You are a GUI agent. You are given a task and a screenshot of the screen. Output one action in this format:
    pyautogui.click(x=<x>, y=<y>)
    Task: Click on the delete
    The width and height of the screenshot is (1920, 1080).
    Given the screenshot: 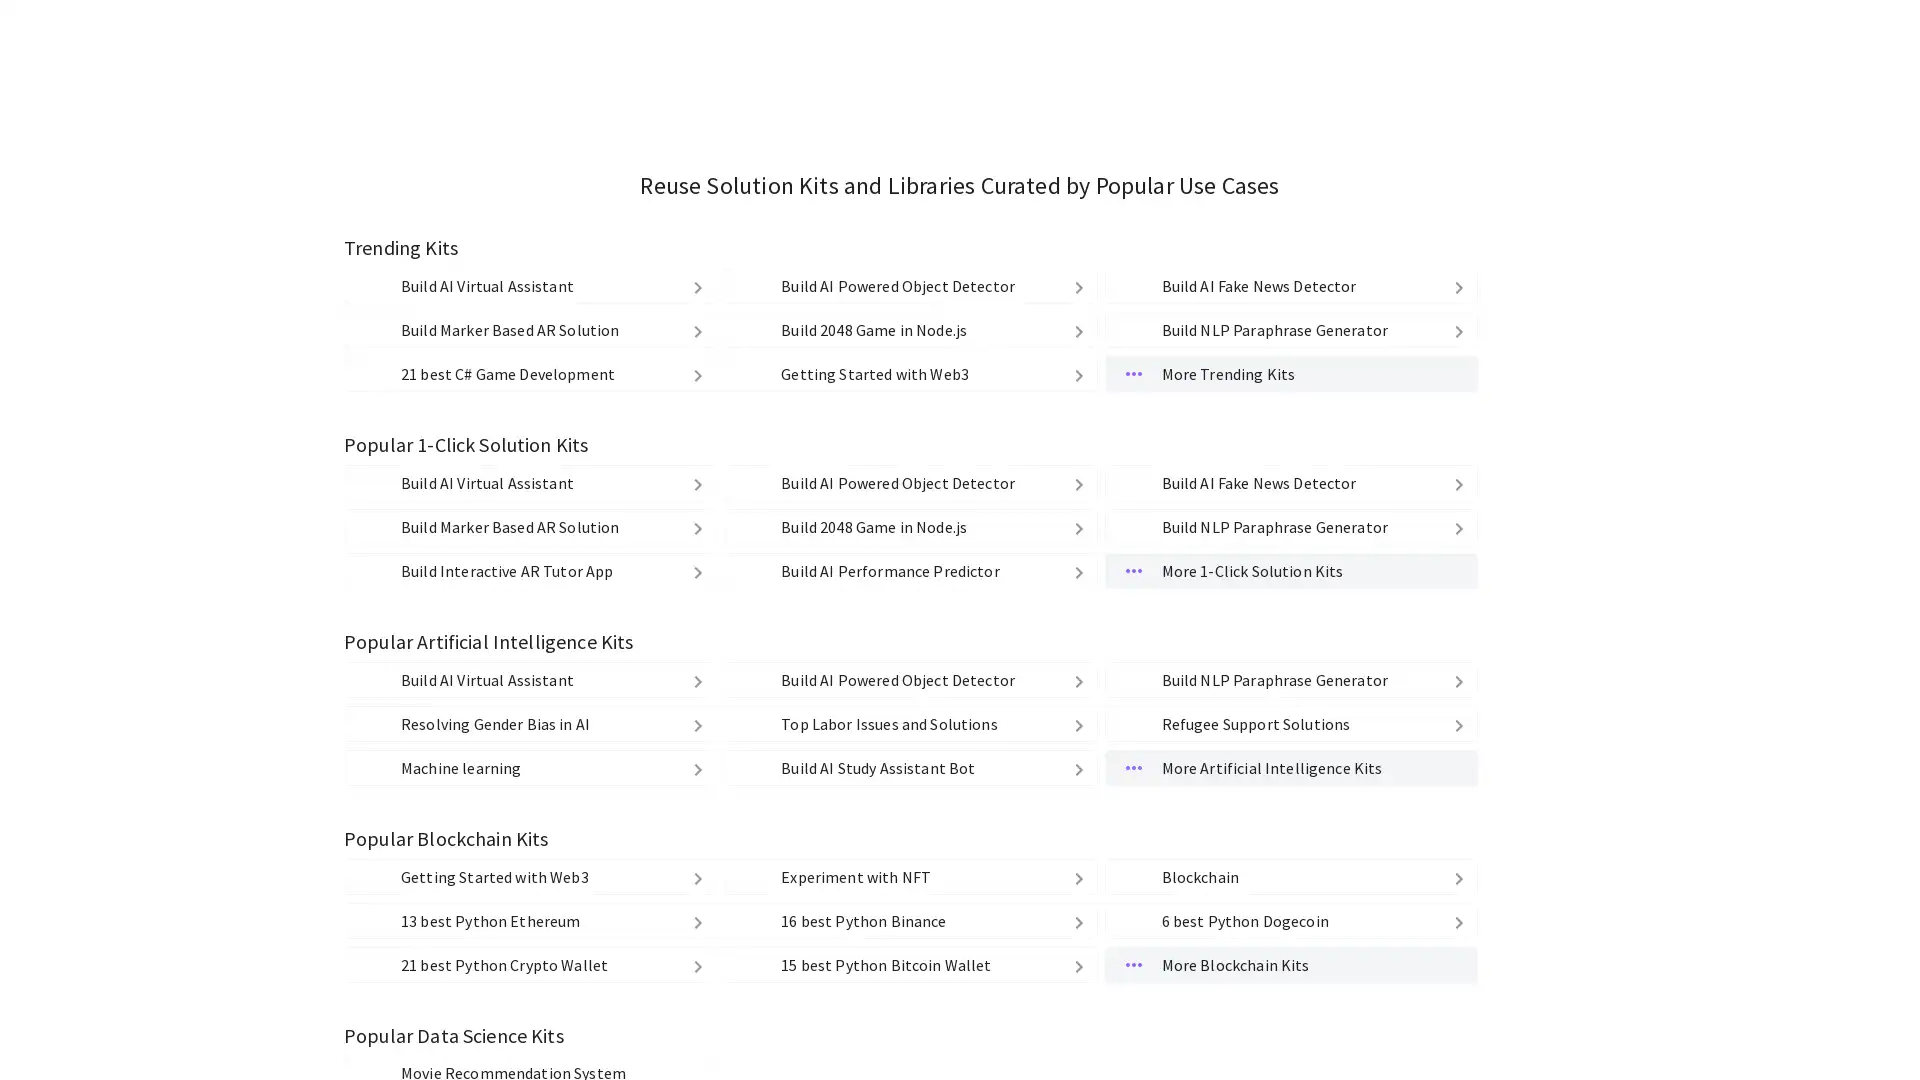 What is the action you would take?
    pyautogui.click(x=1077, y=833)
    